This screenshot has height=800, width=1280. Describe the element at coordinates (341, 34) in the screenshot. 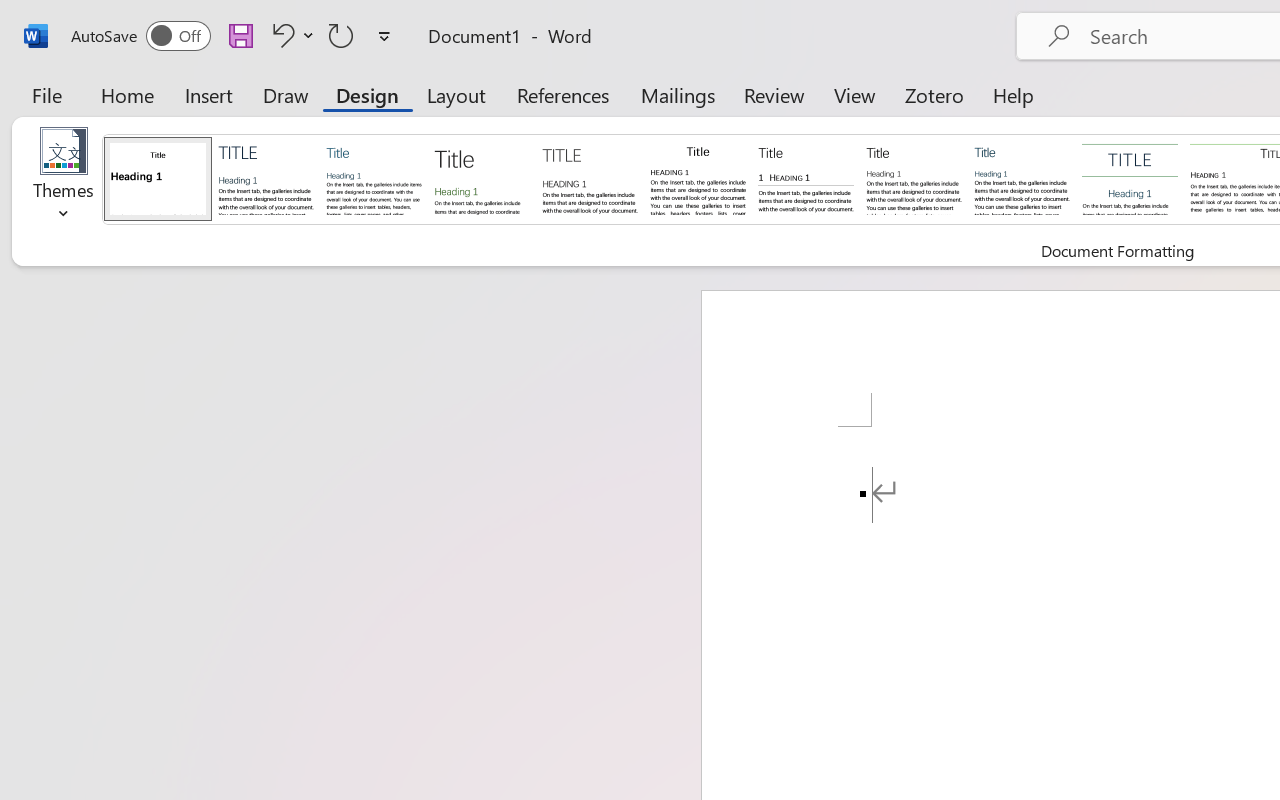

I see `'Repeat Style'` at that location.